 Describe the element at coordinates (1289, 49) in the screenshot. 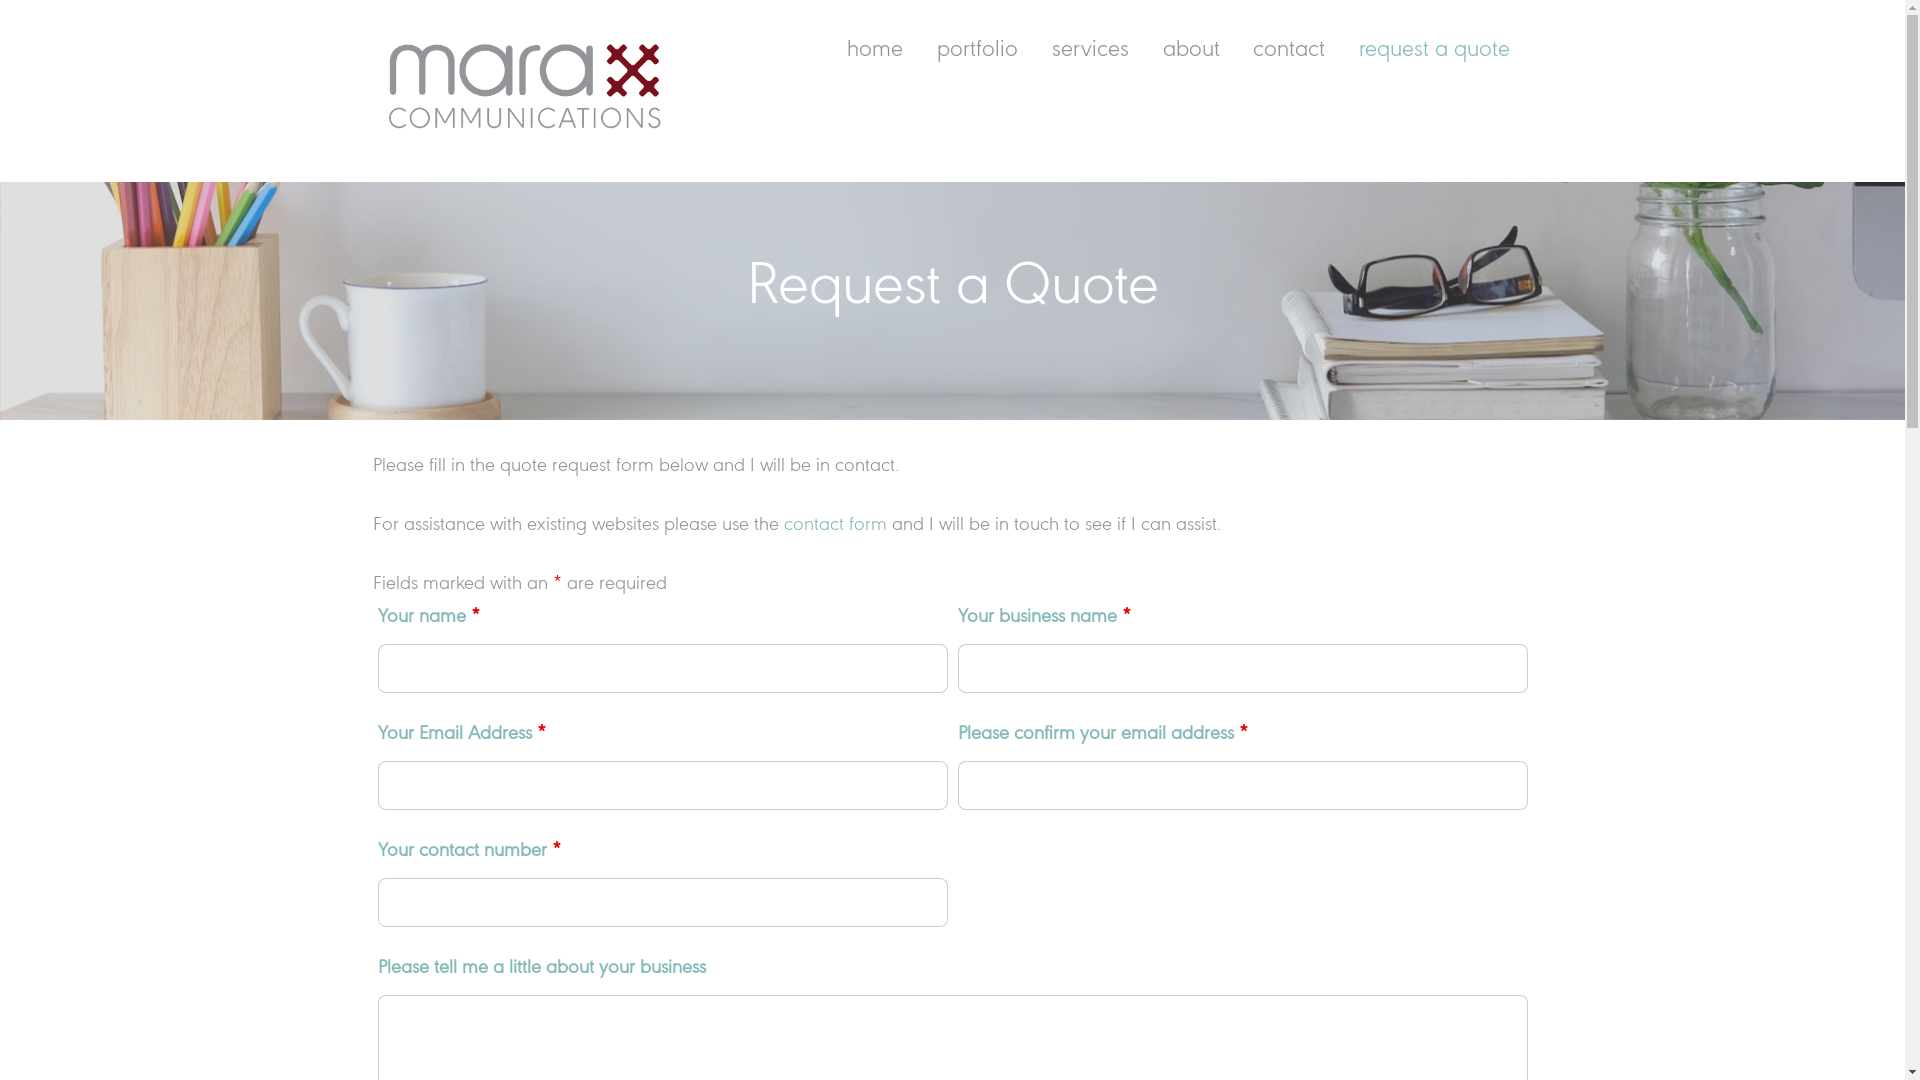

I see `'contact'` at that location.